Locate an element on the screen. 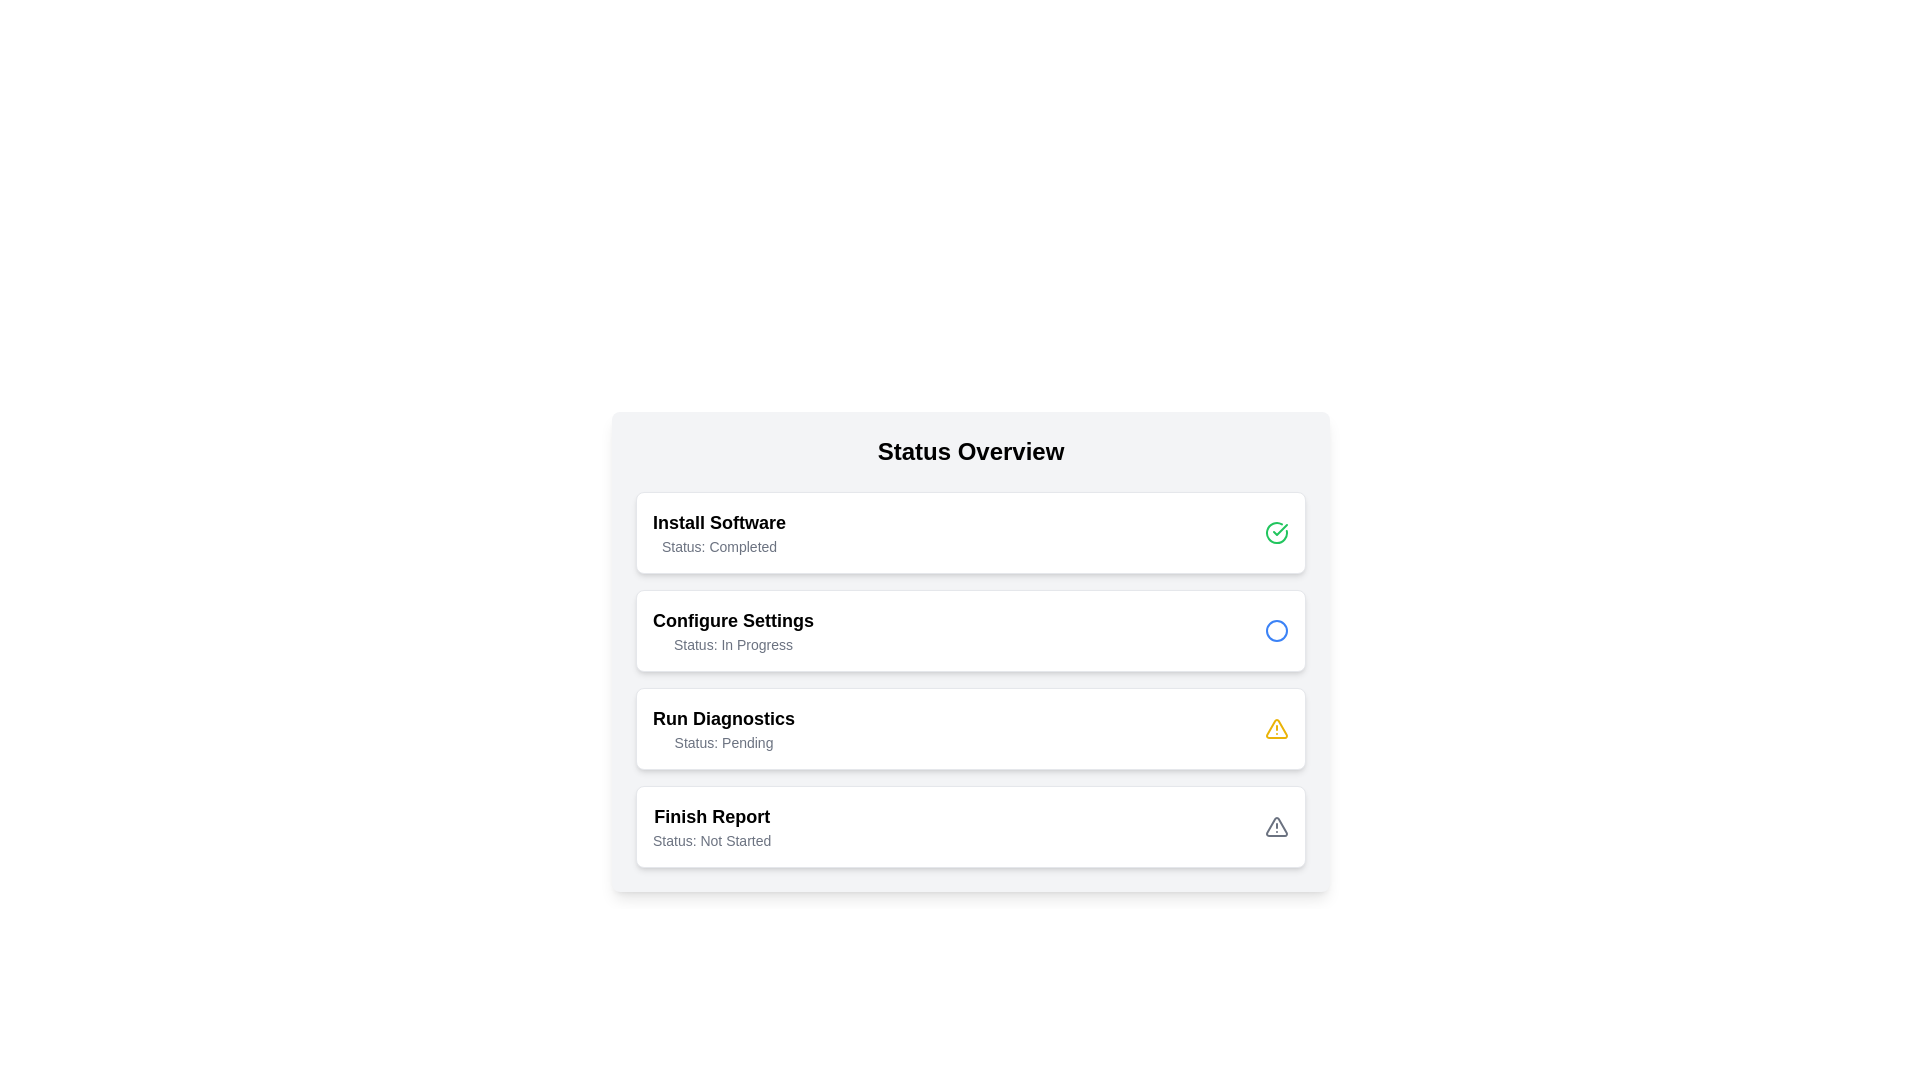  the static text display that shows the task's title and current status, located at the top-left area of the 'Status Overview' card is located at coordinates (719, 531).